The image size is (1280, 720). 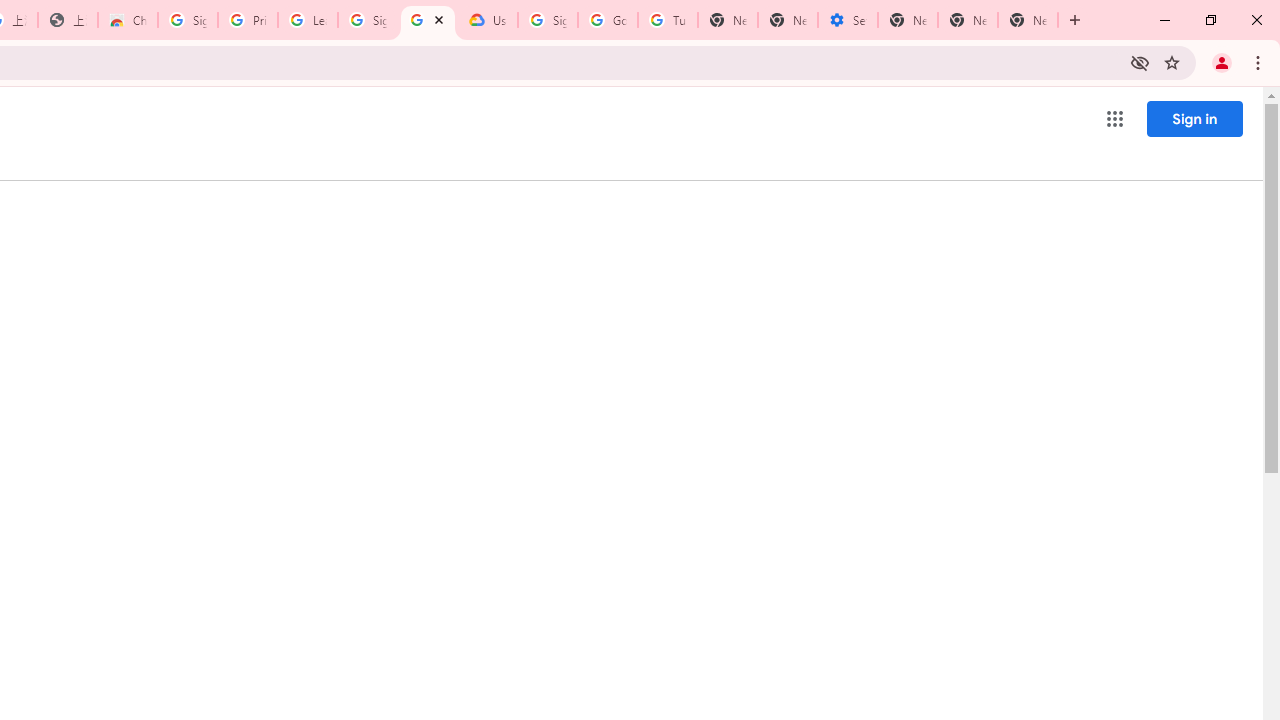 What do you see at coordinates (1028, 20) in the screenshot?
I see `'New Tab'` at bounding box center [1028, 20].